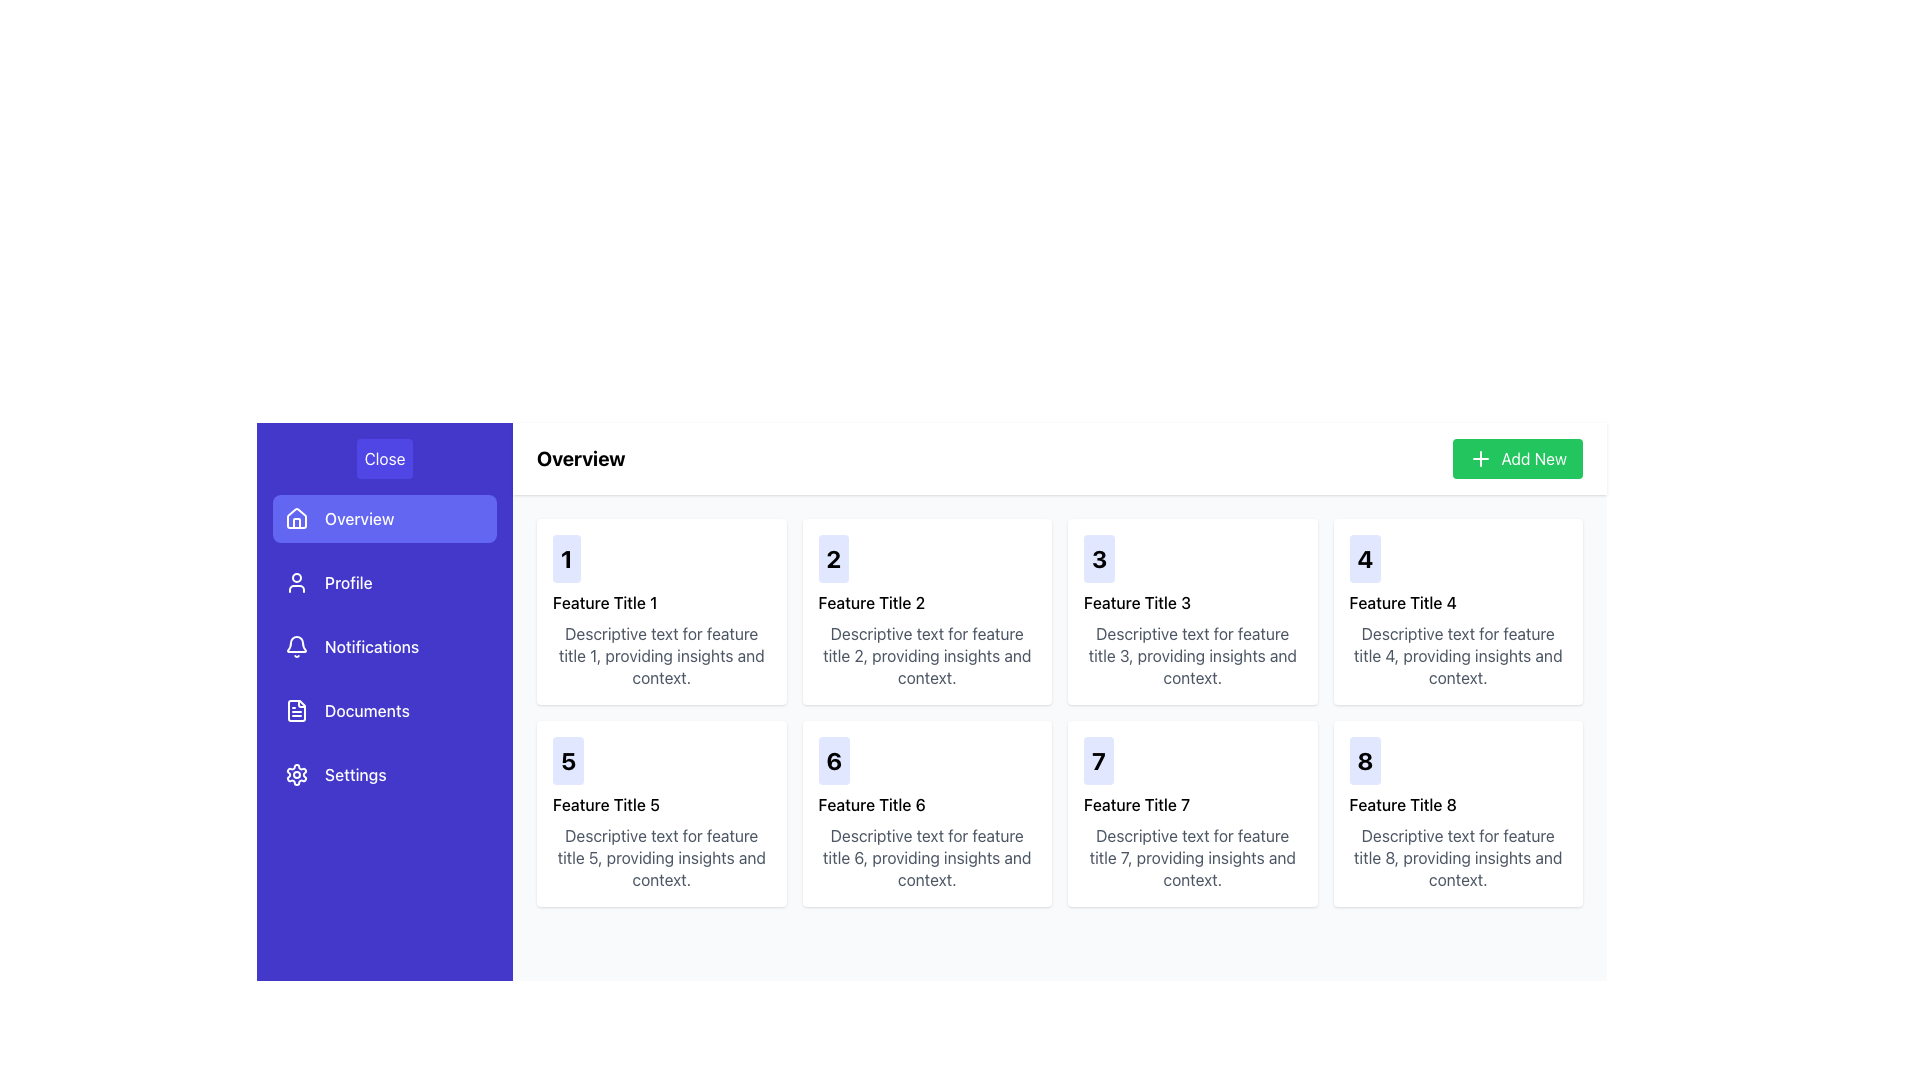 The image size is (1920, 1080). What do you see at coordinates (1458, 611) in the screenshot?
I see `the feature card located in the first row and fourth column of the grid layout by moving the cursor to its center point` at bounding box center [1458, 611].